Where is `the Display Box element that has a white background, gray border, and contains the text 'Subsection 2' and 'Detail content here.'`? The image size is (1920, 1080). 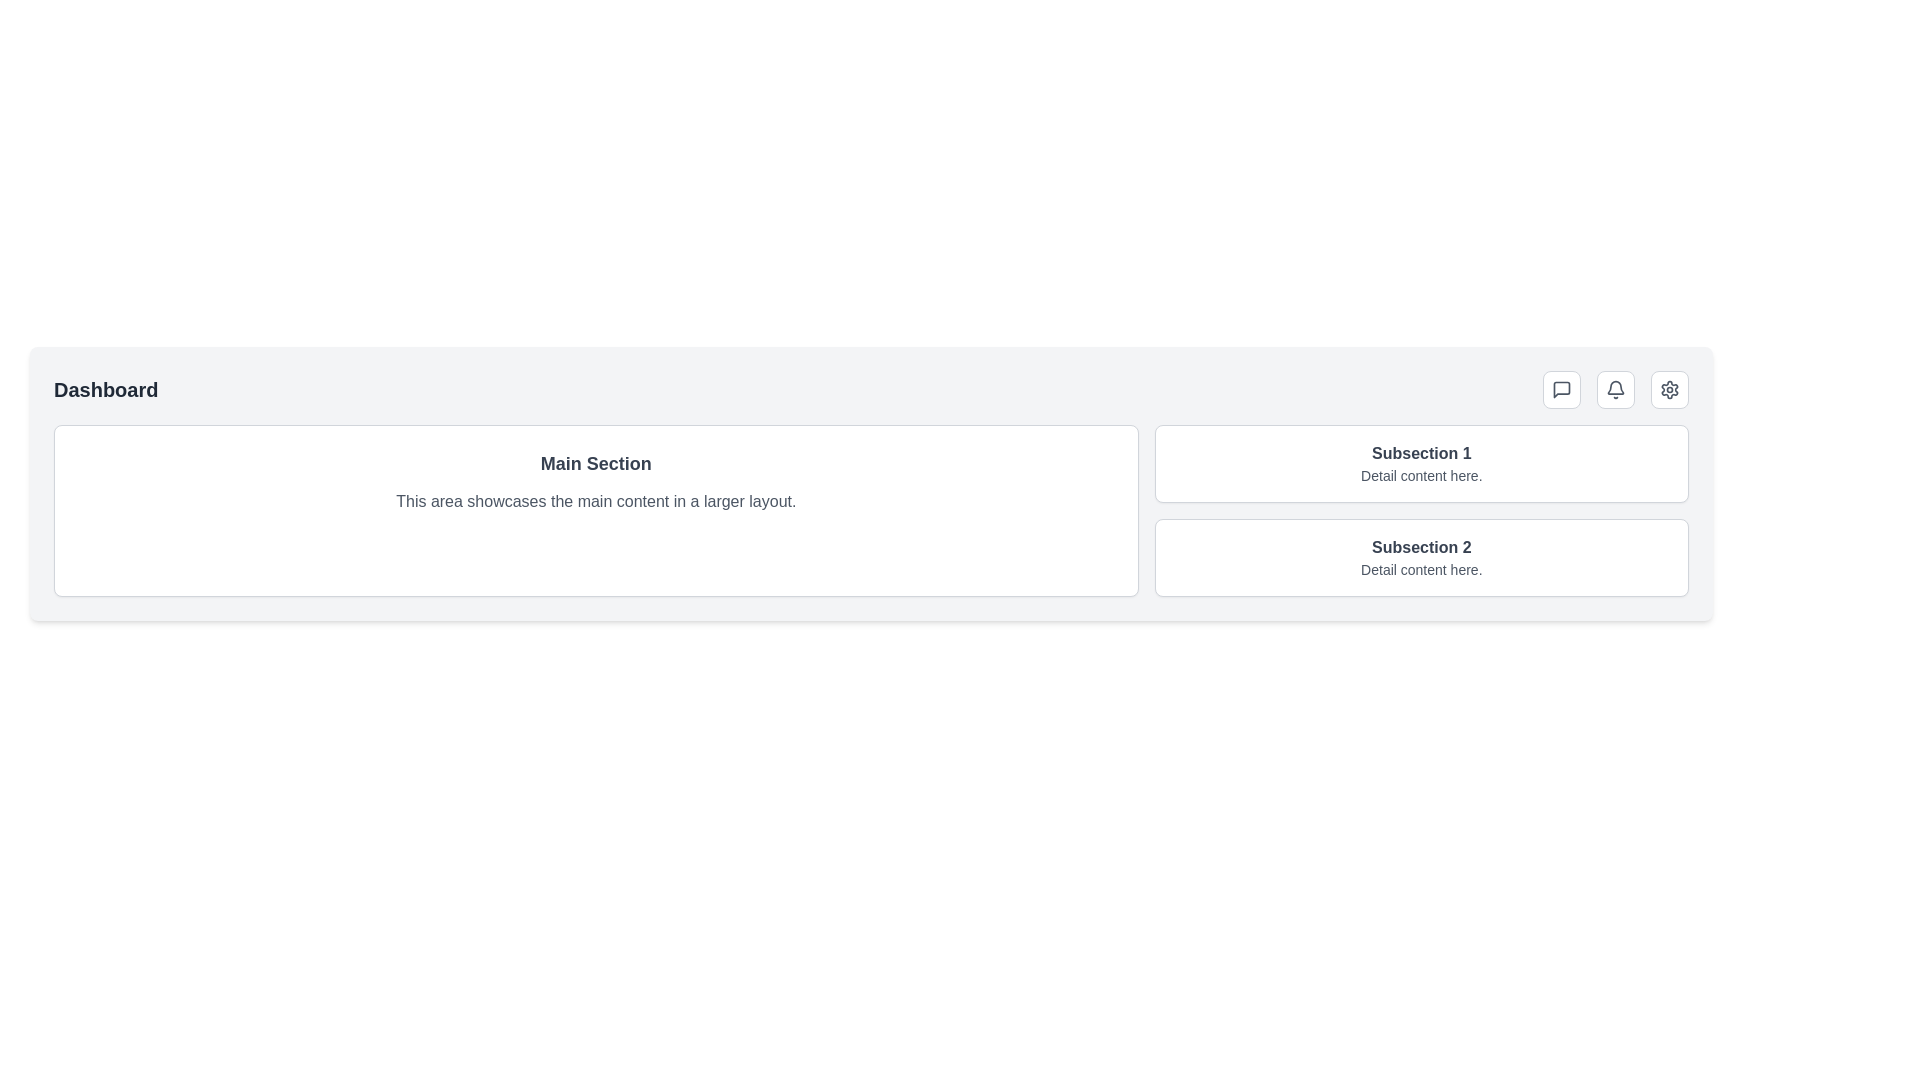
the Display Box element that has a white background, gray border, and contains the text 'Subsection 2' and 'Detail content here.' is located at coordinates (1420, 558).